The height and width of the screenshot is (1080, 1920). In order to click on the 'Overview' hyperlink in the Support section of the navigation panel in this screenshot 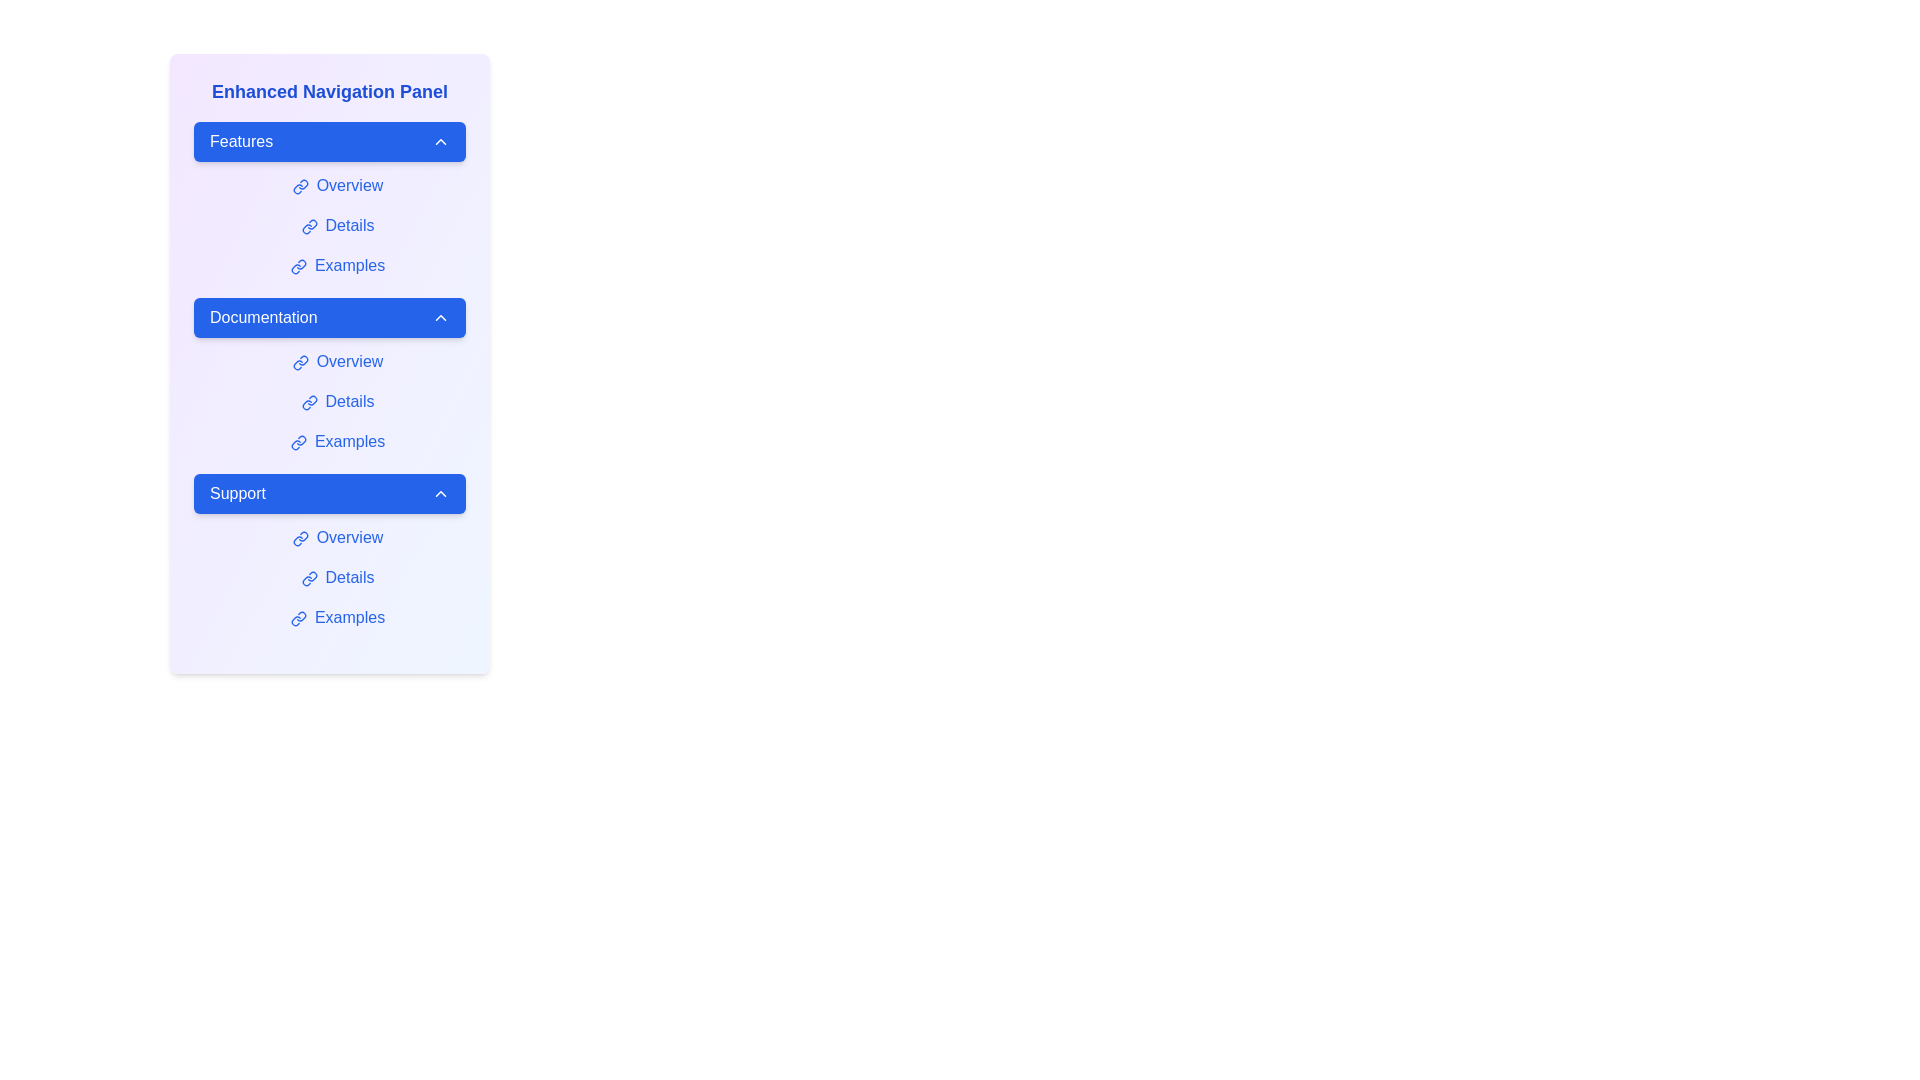, I will do `click(337, 536)`.